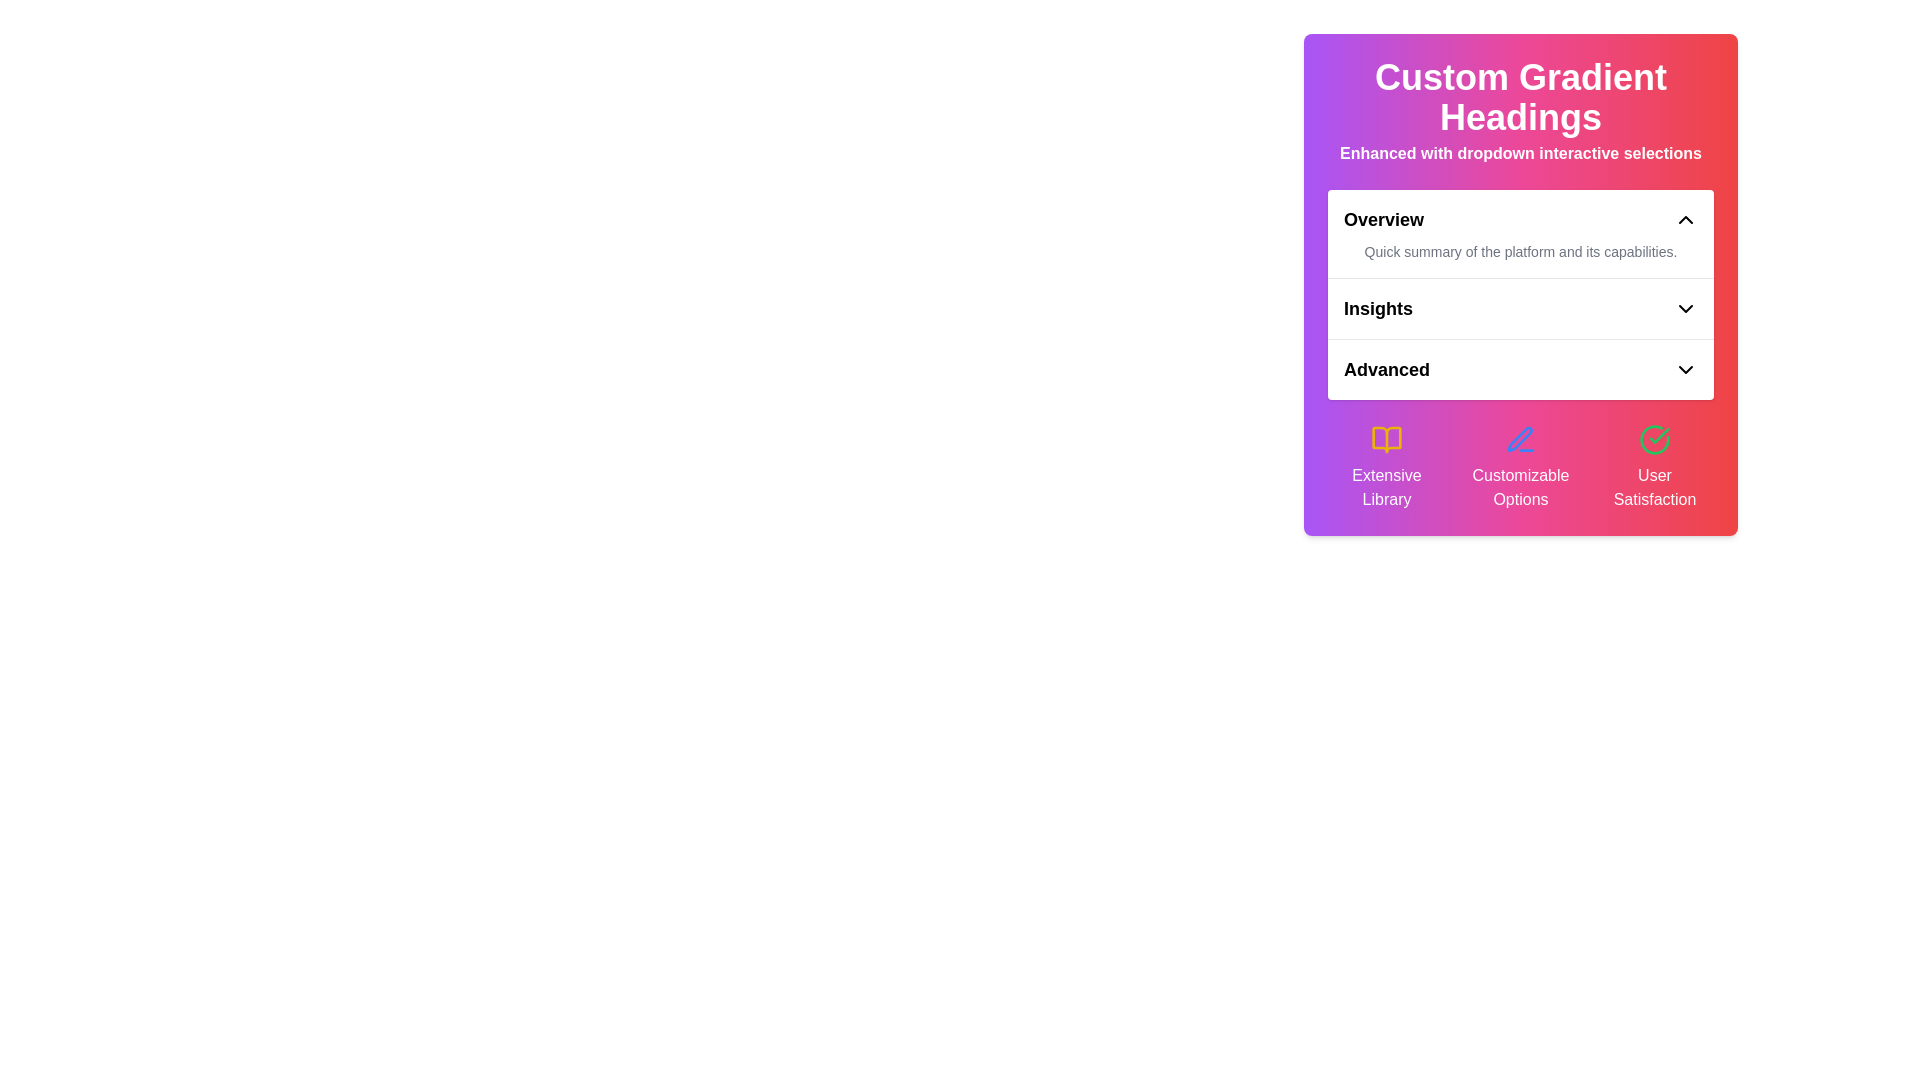 Image resolution: width=1920 pixels, height=1080 pixels. Describe the element at coordinates (1520, 250) in the screenshot. I see `the Text label providing a brief description or summary relevant to the 'Overview' section, located directly below the 'Overview' heading in a gradient-colored panel` at that location.